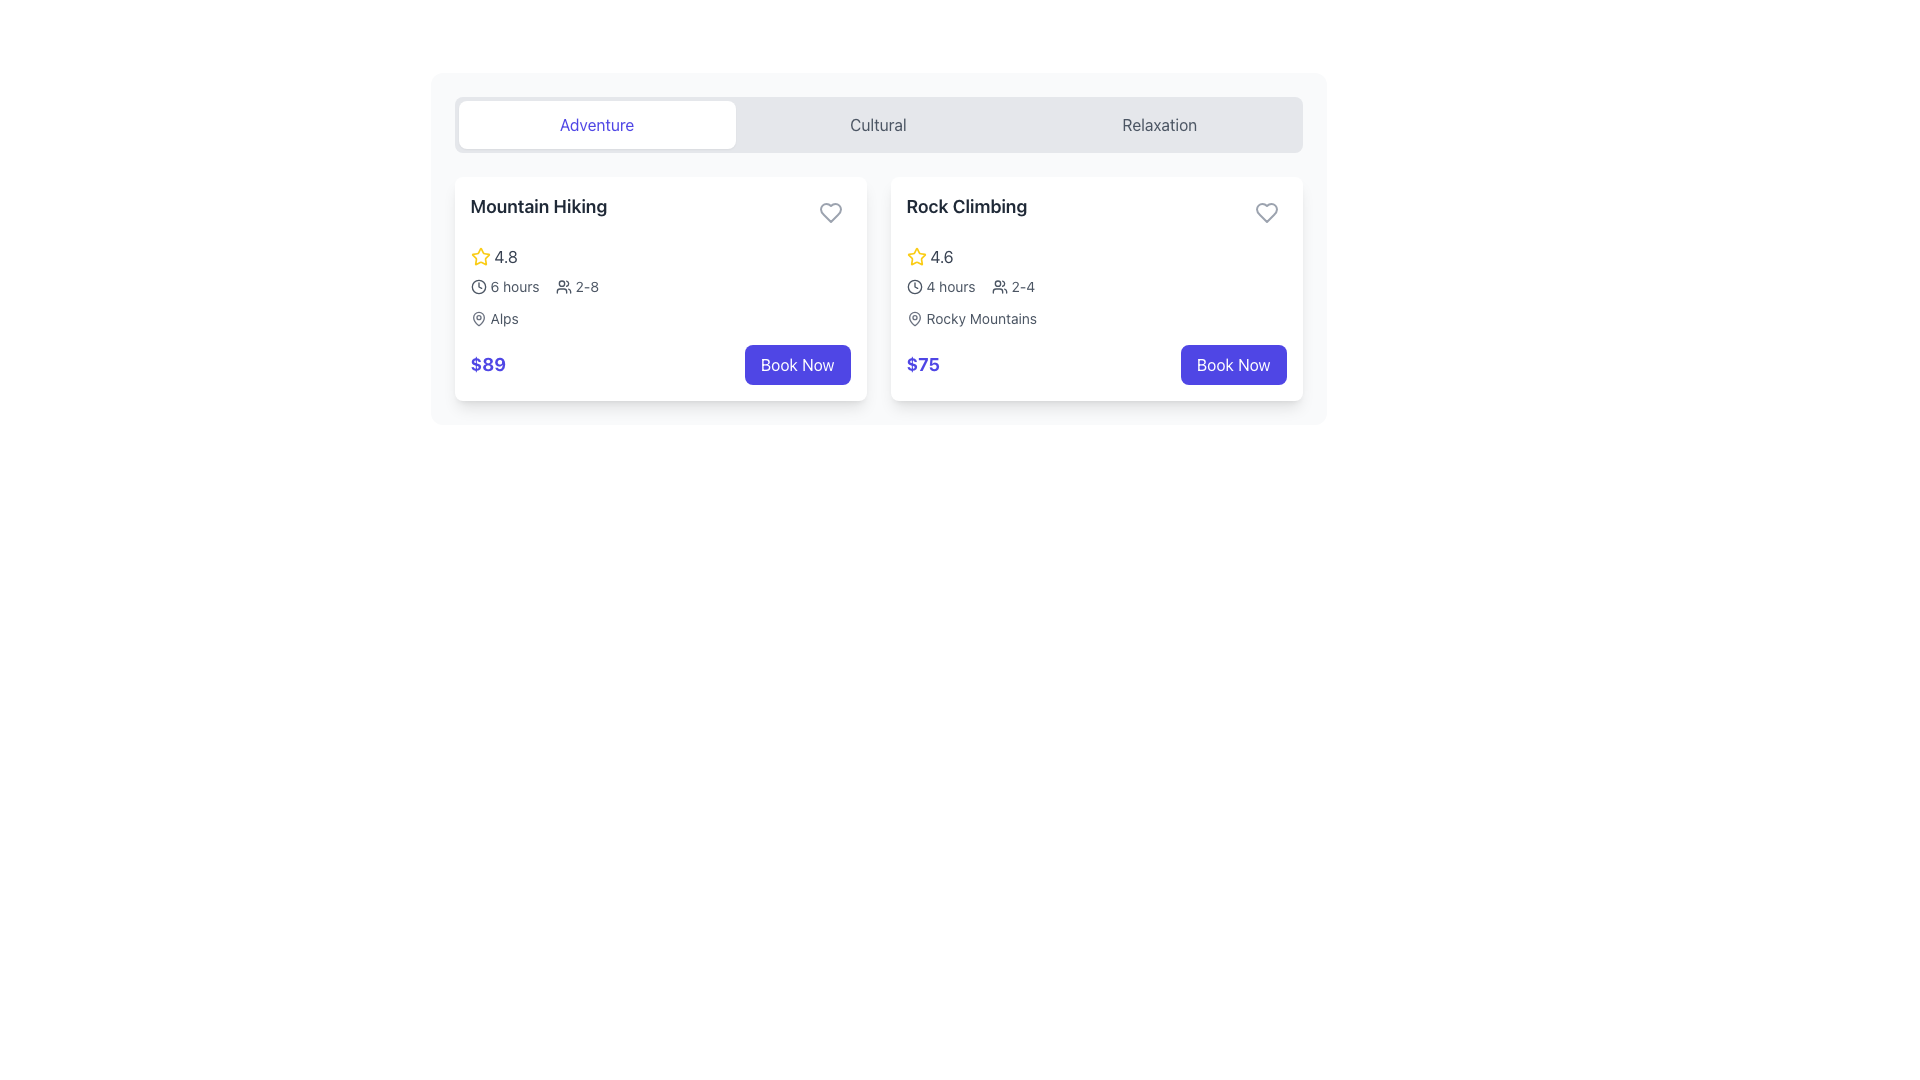  What do you see at coordinates (504, 318) in the screenshot?
I see `static text label that displays the word 'Alps', located immediately to the right of a map-pin icon within the 'Mountain Hiking' activity card` at bounding box center [504, 318].